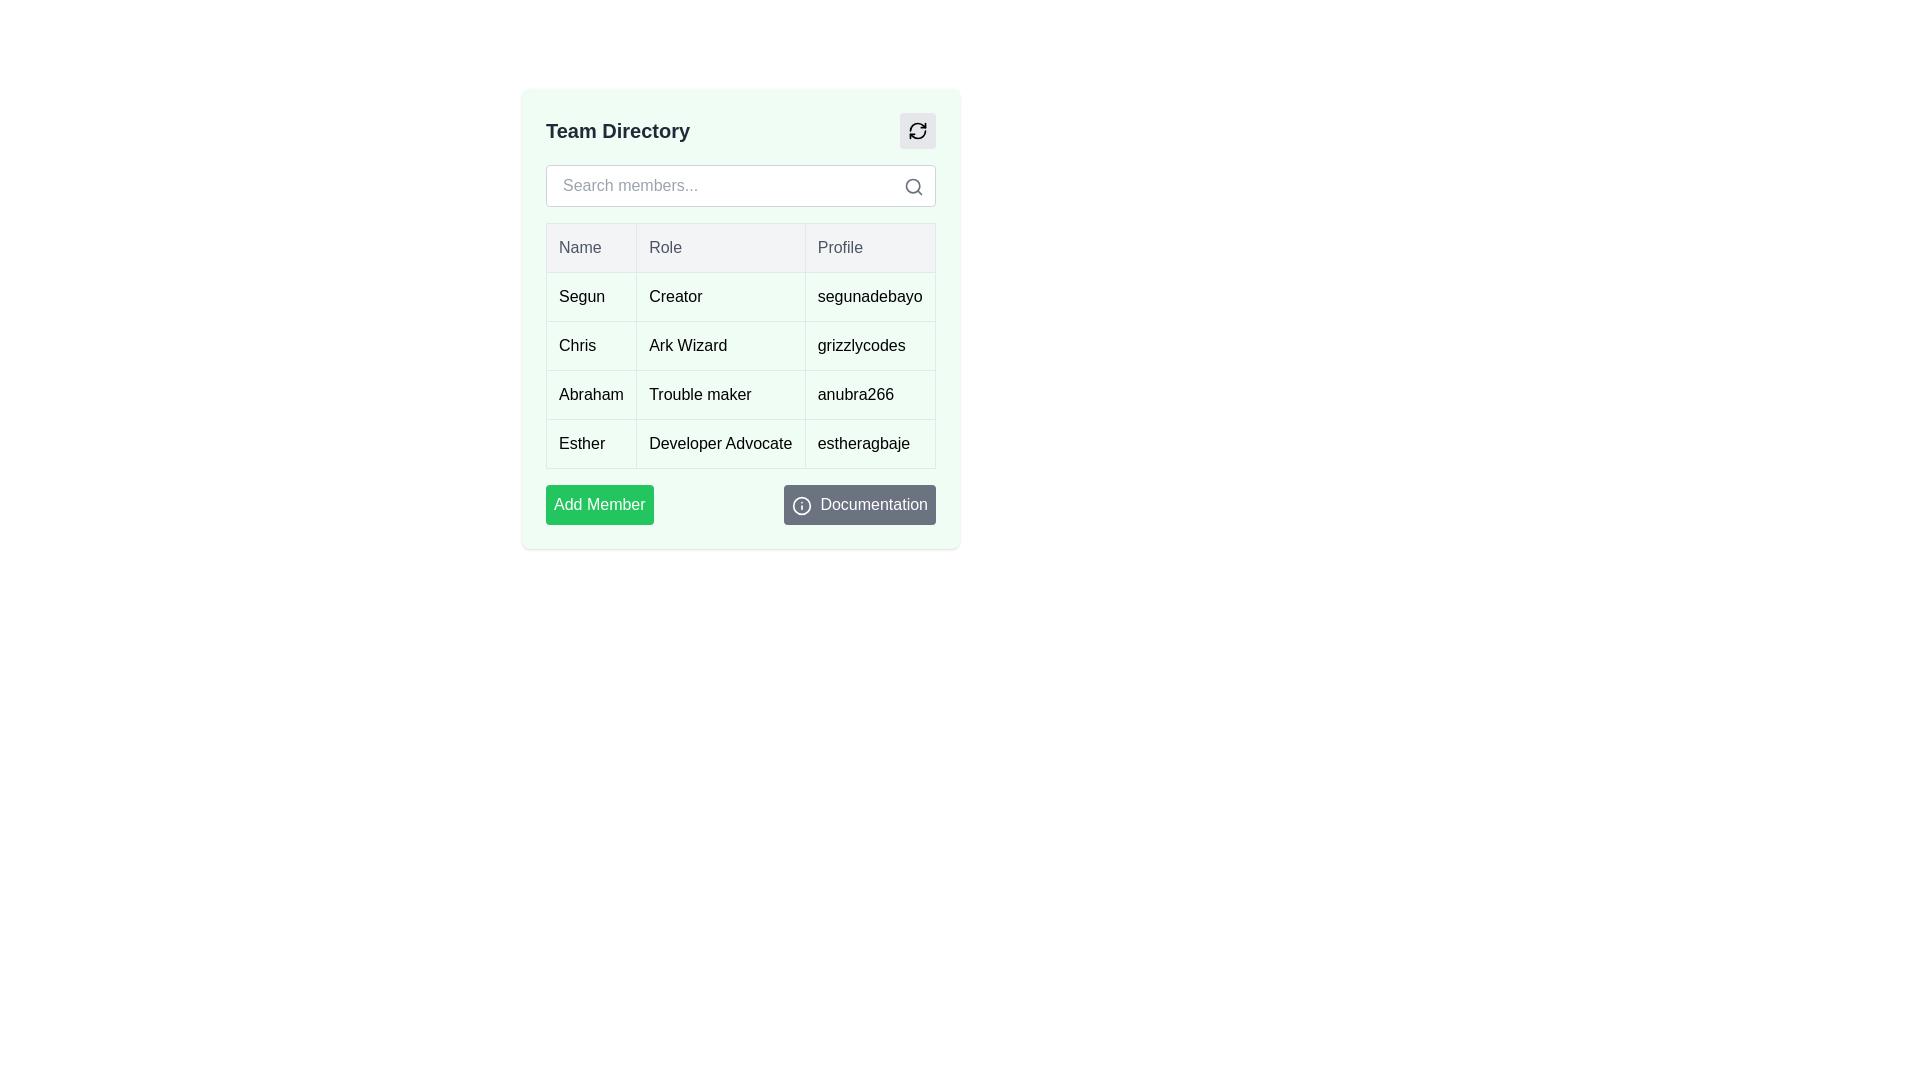 The height and width of the screenshot is (1080, 1920). What do you see at coordinates (590, 246) in the screenshot?
I see `text of the Table Header element labeled 'Name', which is styled with a gray background and is the first header in the table` at bounding box center [590, 246].